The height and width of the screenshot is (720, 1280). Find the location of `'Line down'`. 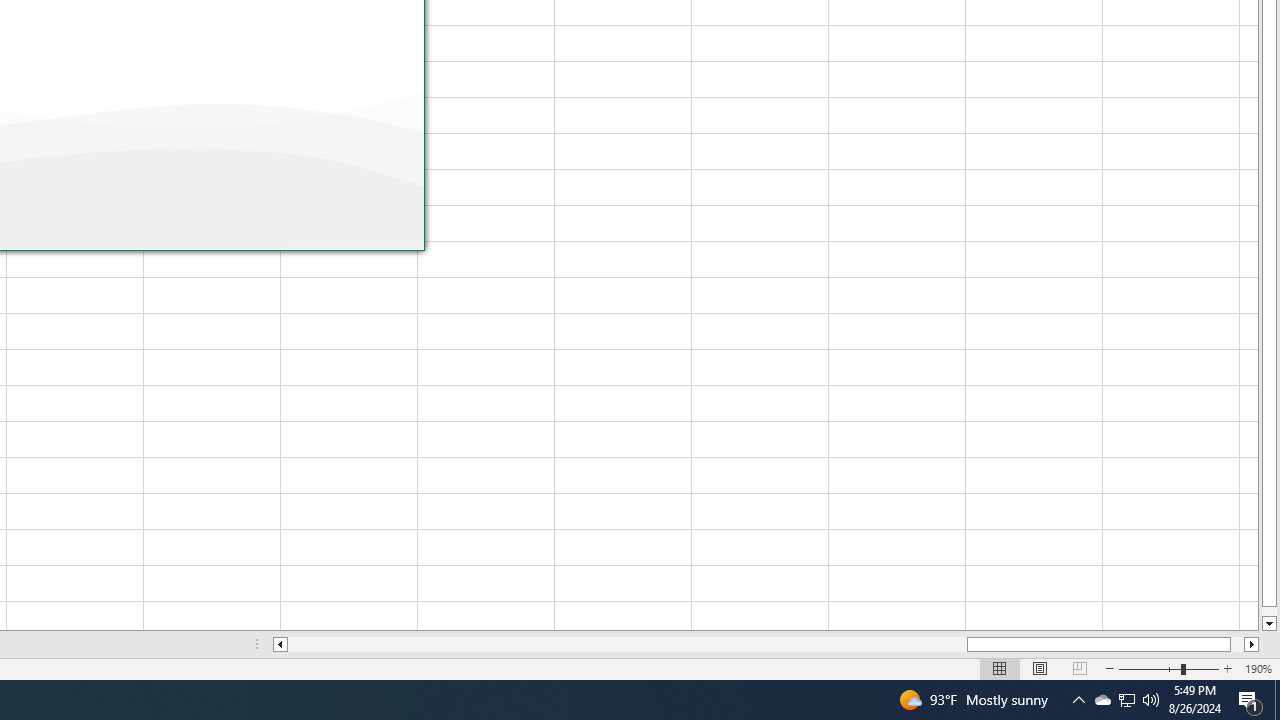

'Line down' is located at coordinates (1268, 623).